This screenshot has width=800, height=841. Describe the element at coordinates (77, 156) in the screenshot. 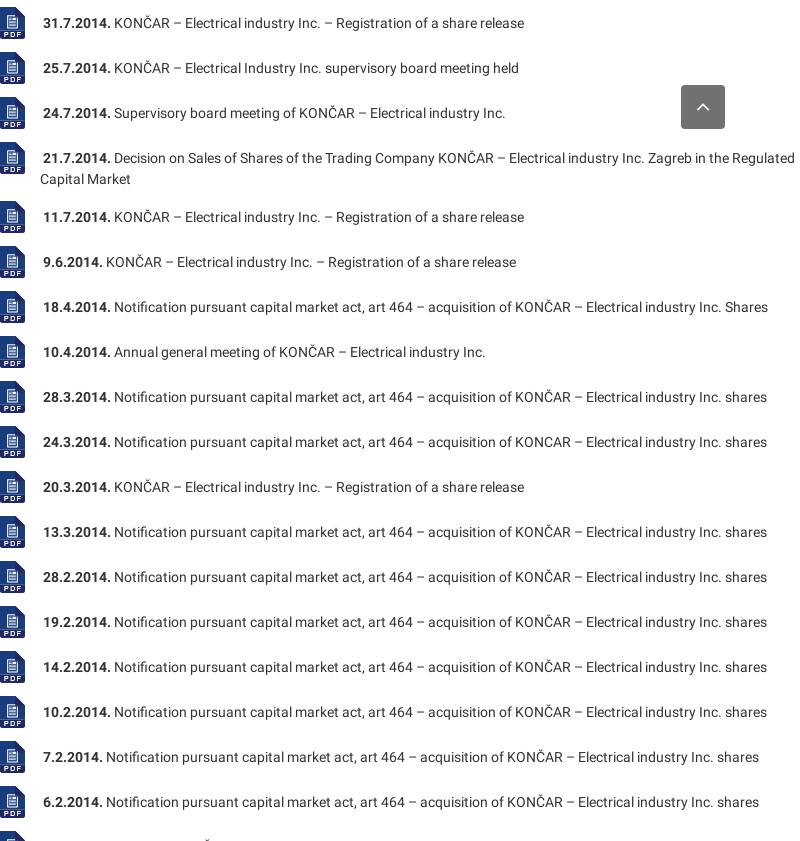

I see `'21.7.2014.'` at that location.